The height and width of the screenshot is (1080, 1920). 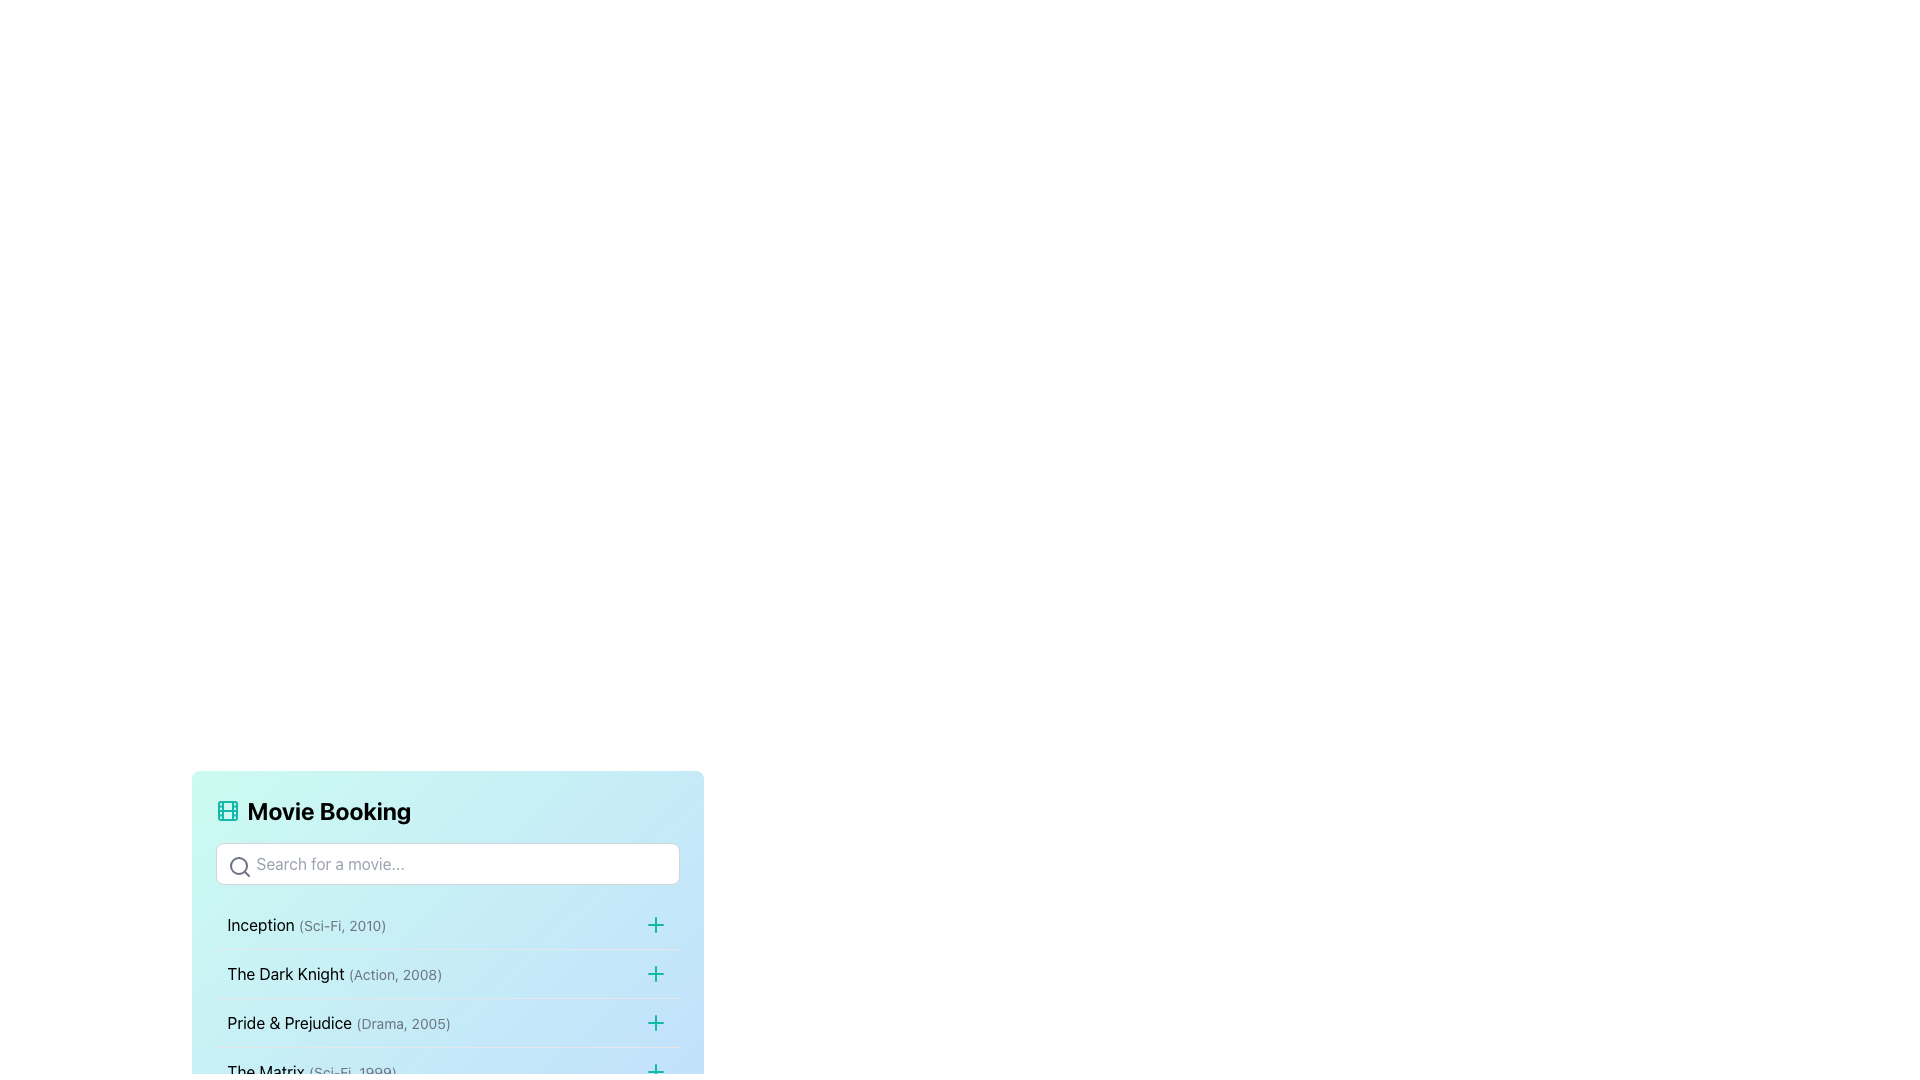 What do you see at coordinates (227, 810) in the screenshot?
I see `the teal-colored film reel icon located in the top-left corner of the card interface, adjacent to the 'Movie Booking' text` at bounding box center [227, 810].